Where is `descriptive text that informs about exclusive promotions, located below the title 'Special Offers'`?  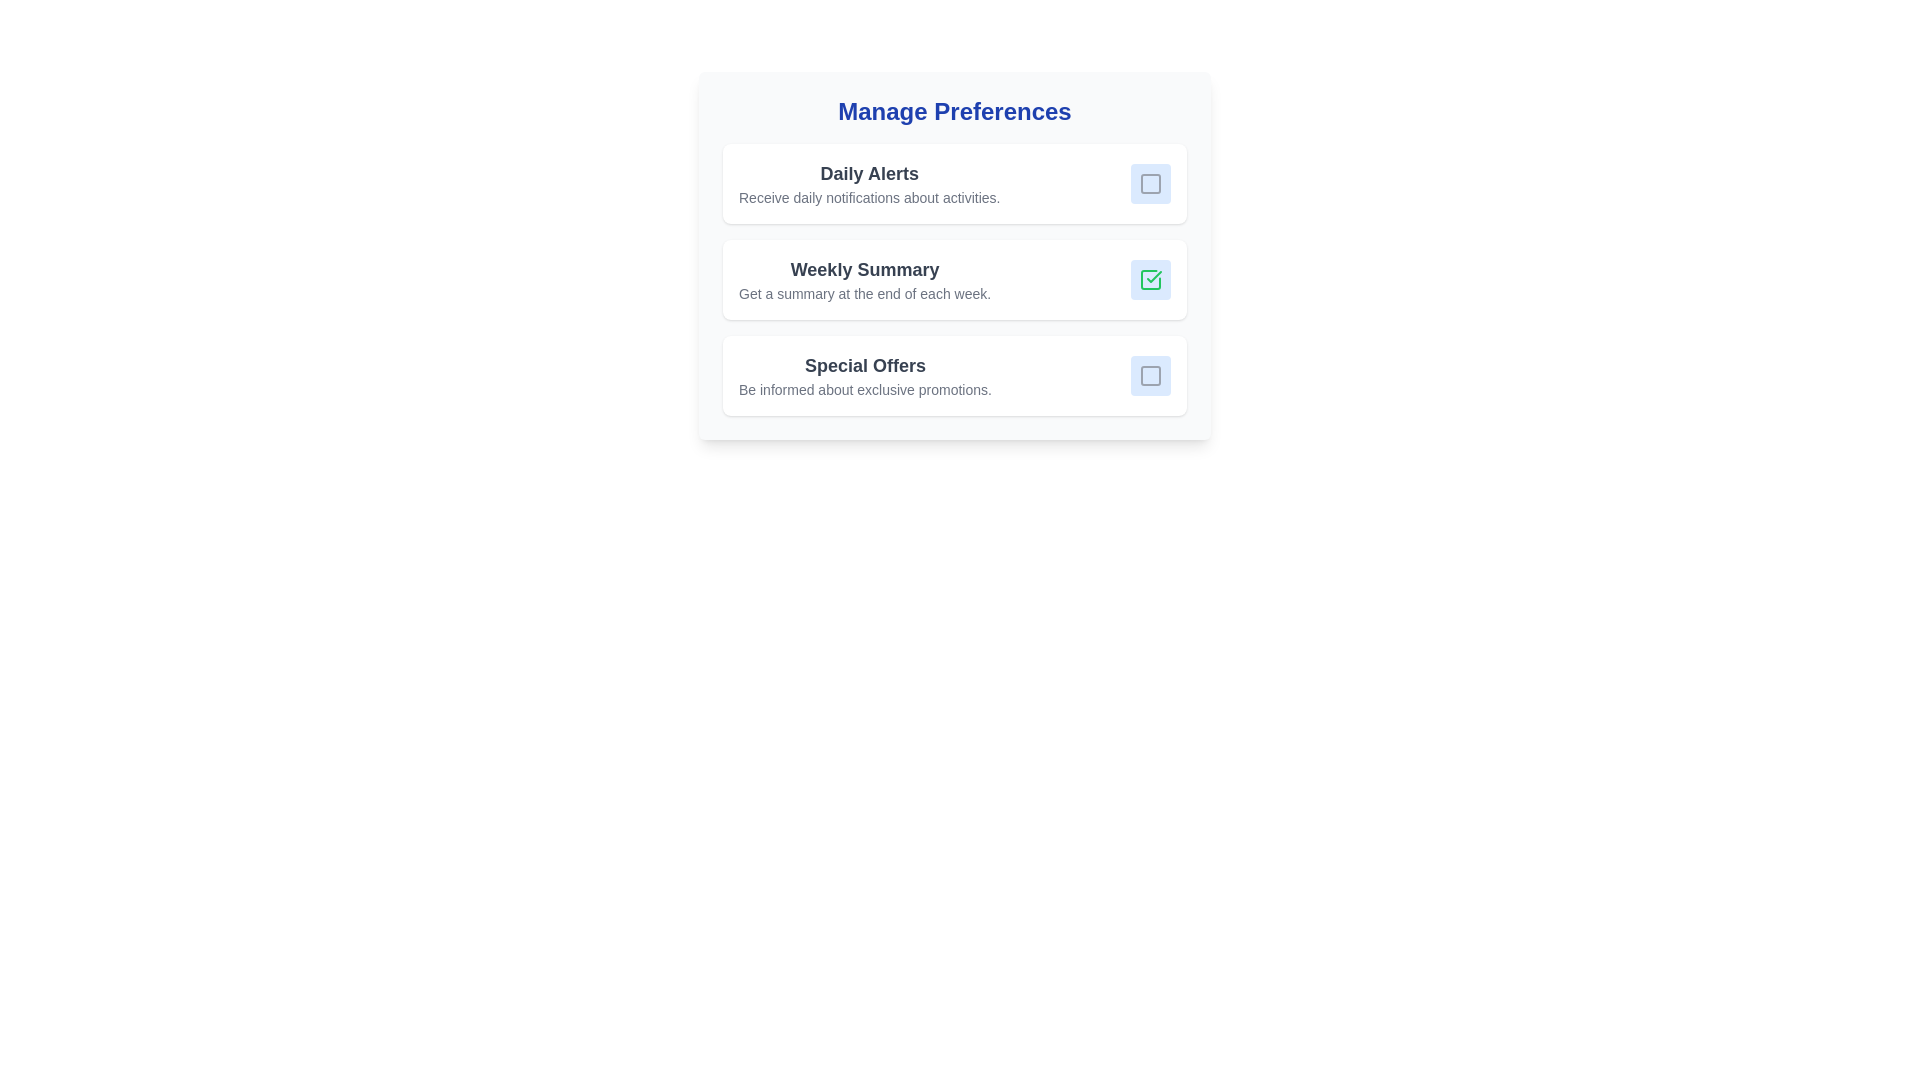
descriptive text that informs about exclusive promotions, located below the title 'Special Offers' is located at coordinates (865, 389).